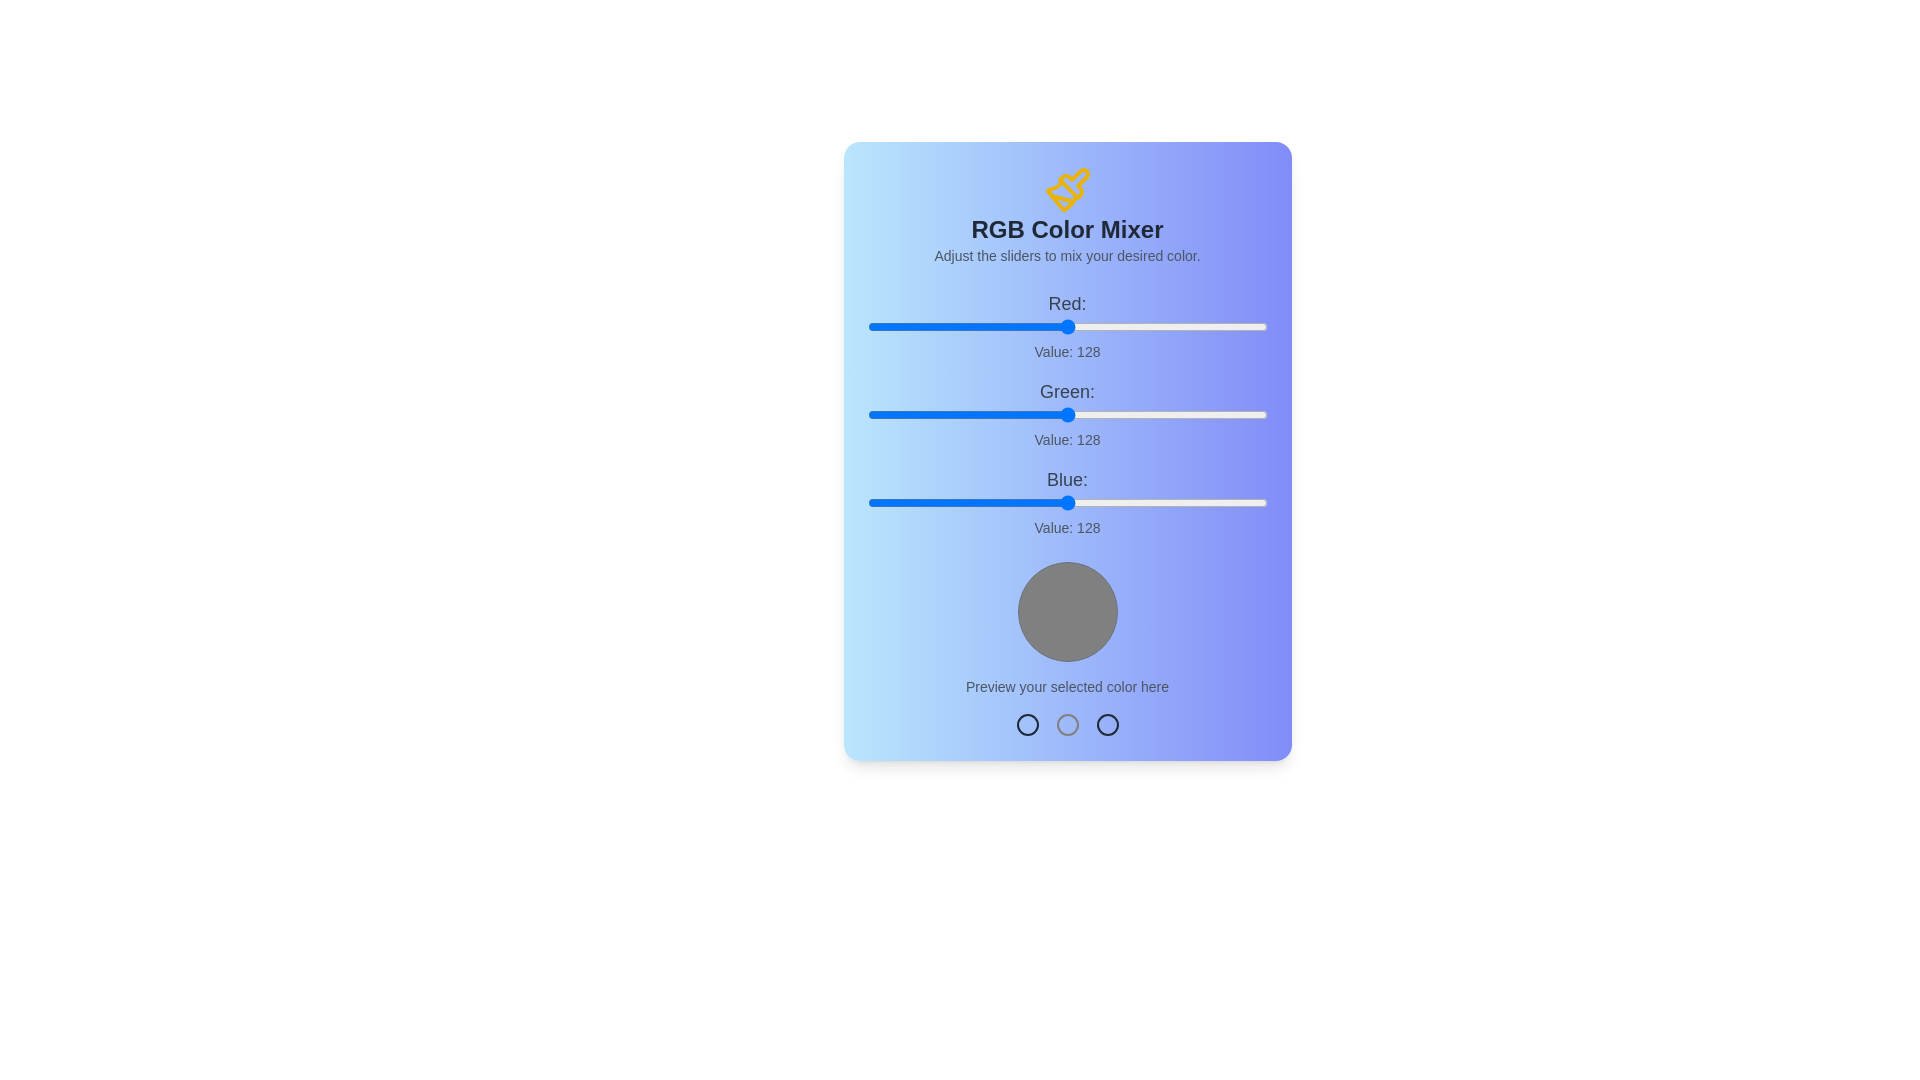 This screenshot has height=1080, width=1920. What do you see at coordinates (927, 326) in the screenshot?
I see `the red slider to set the red component to 39` at bounding box center [927, 326].